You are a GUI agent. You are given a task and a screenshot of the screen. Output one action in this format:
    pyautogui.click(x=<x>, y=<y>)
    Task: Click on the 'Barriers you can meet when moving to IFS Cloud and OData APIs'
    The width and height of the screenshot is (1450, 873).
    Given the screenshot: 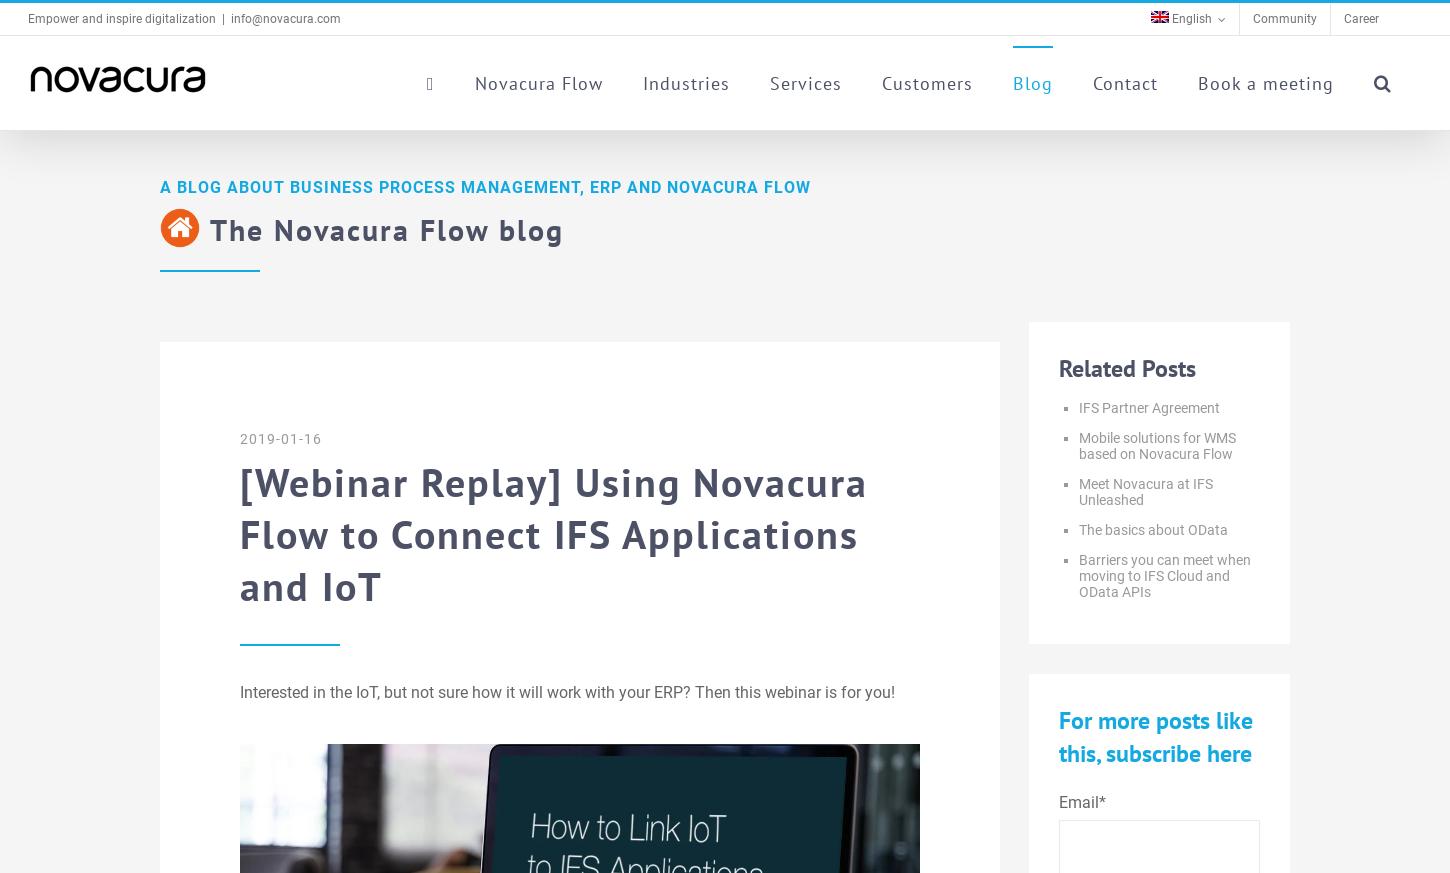 What is the action you would take?
    pyautogui.click(x=1078, y=573)
    